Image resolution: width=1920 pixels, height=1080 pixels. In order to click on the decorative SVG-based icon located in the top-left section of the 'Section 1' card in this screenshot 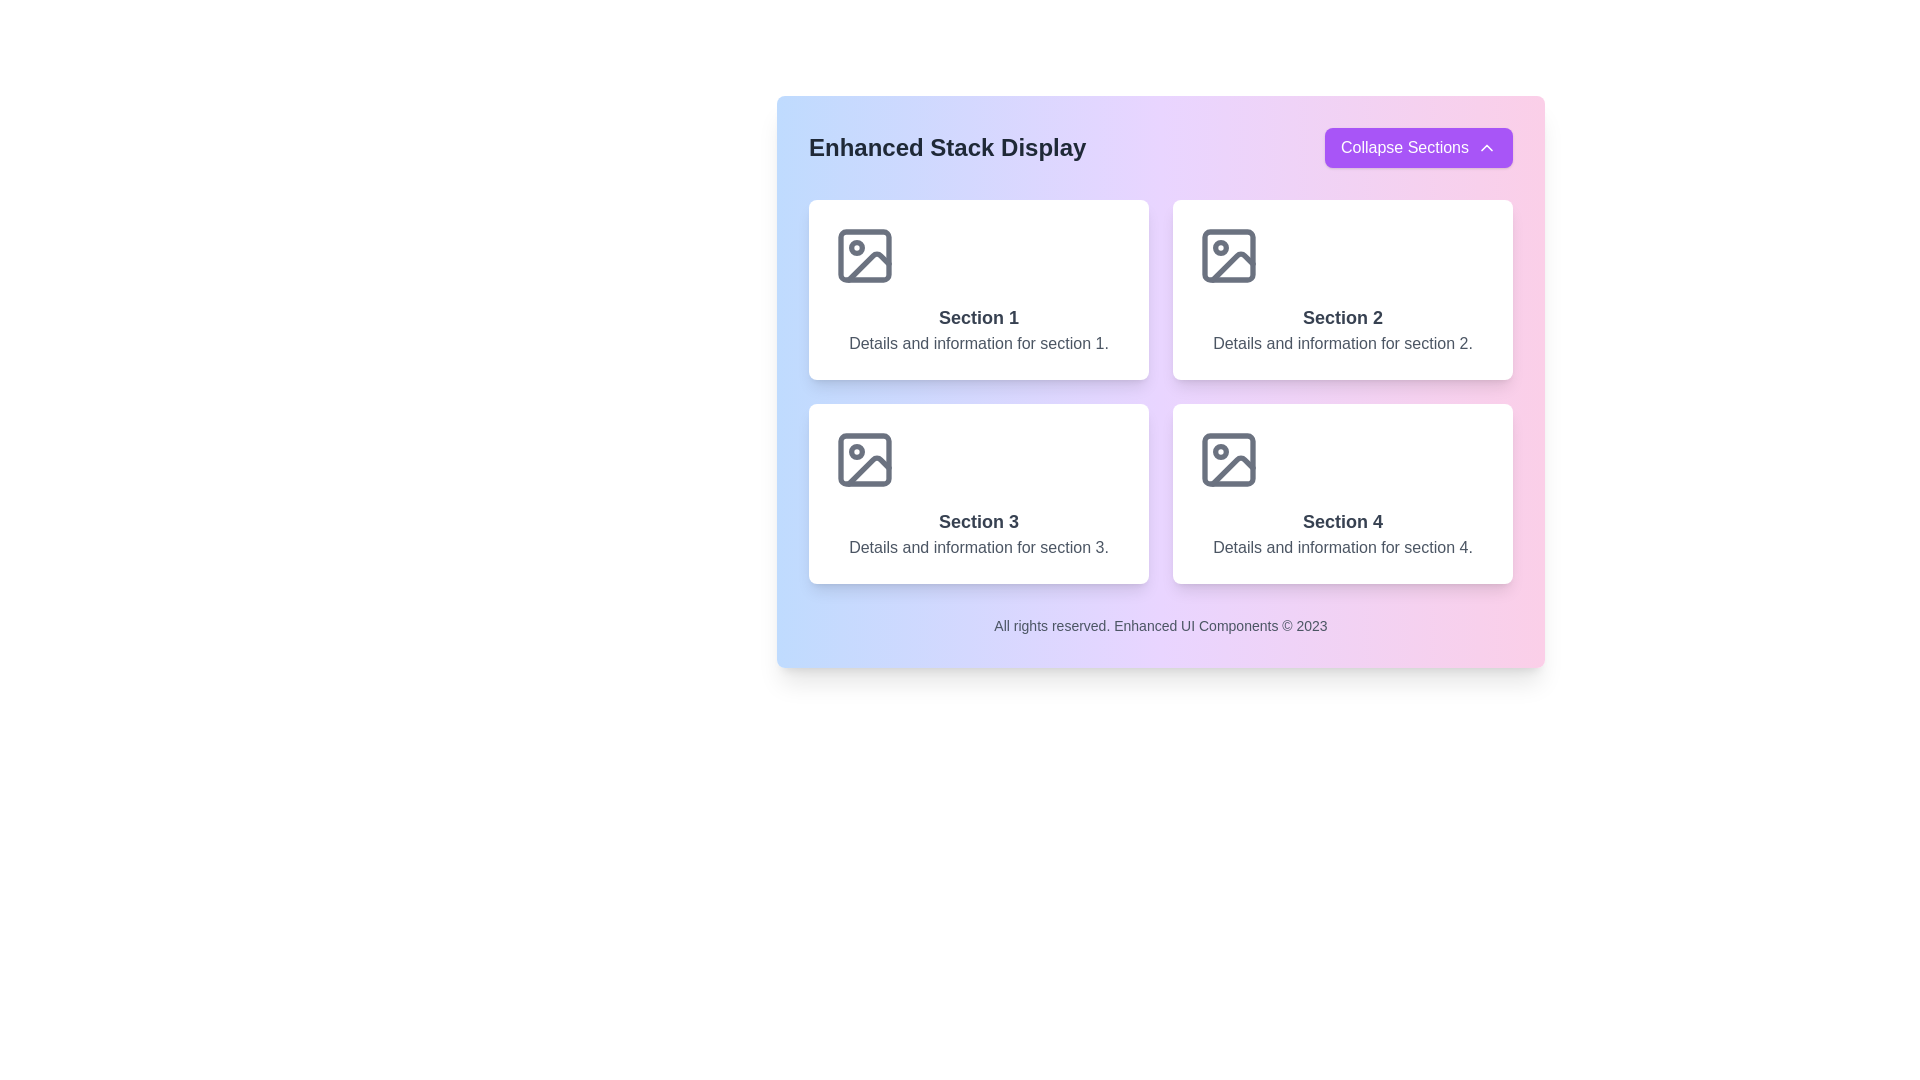, I will do `click(864, 254)`.